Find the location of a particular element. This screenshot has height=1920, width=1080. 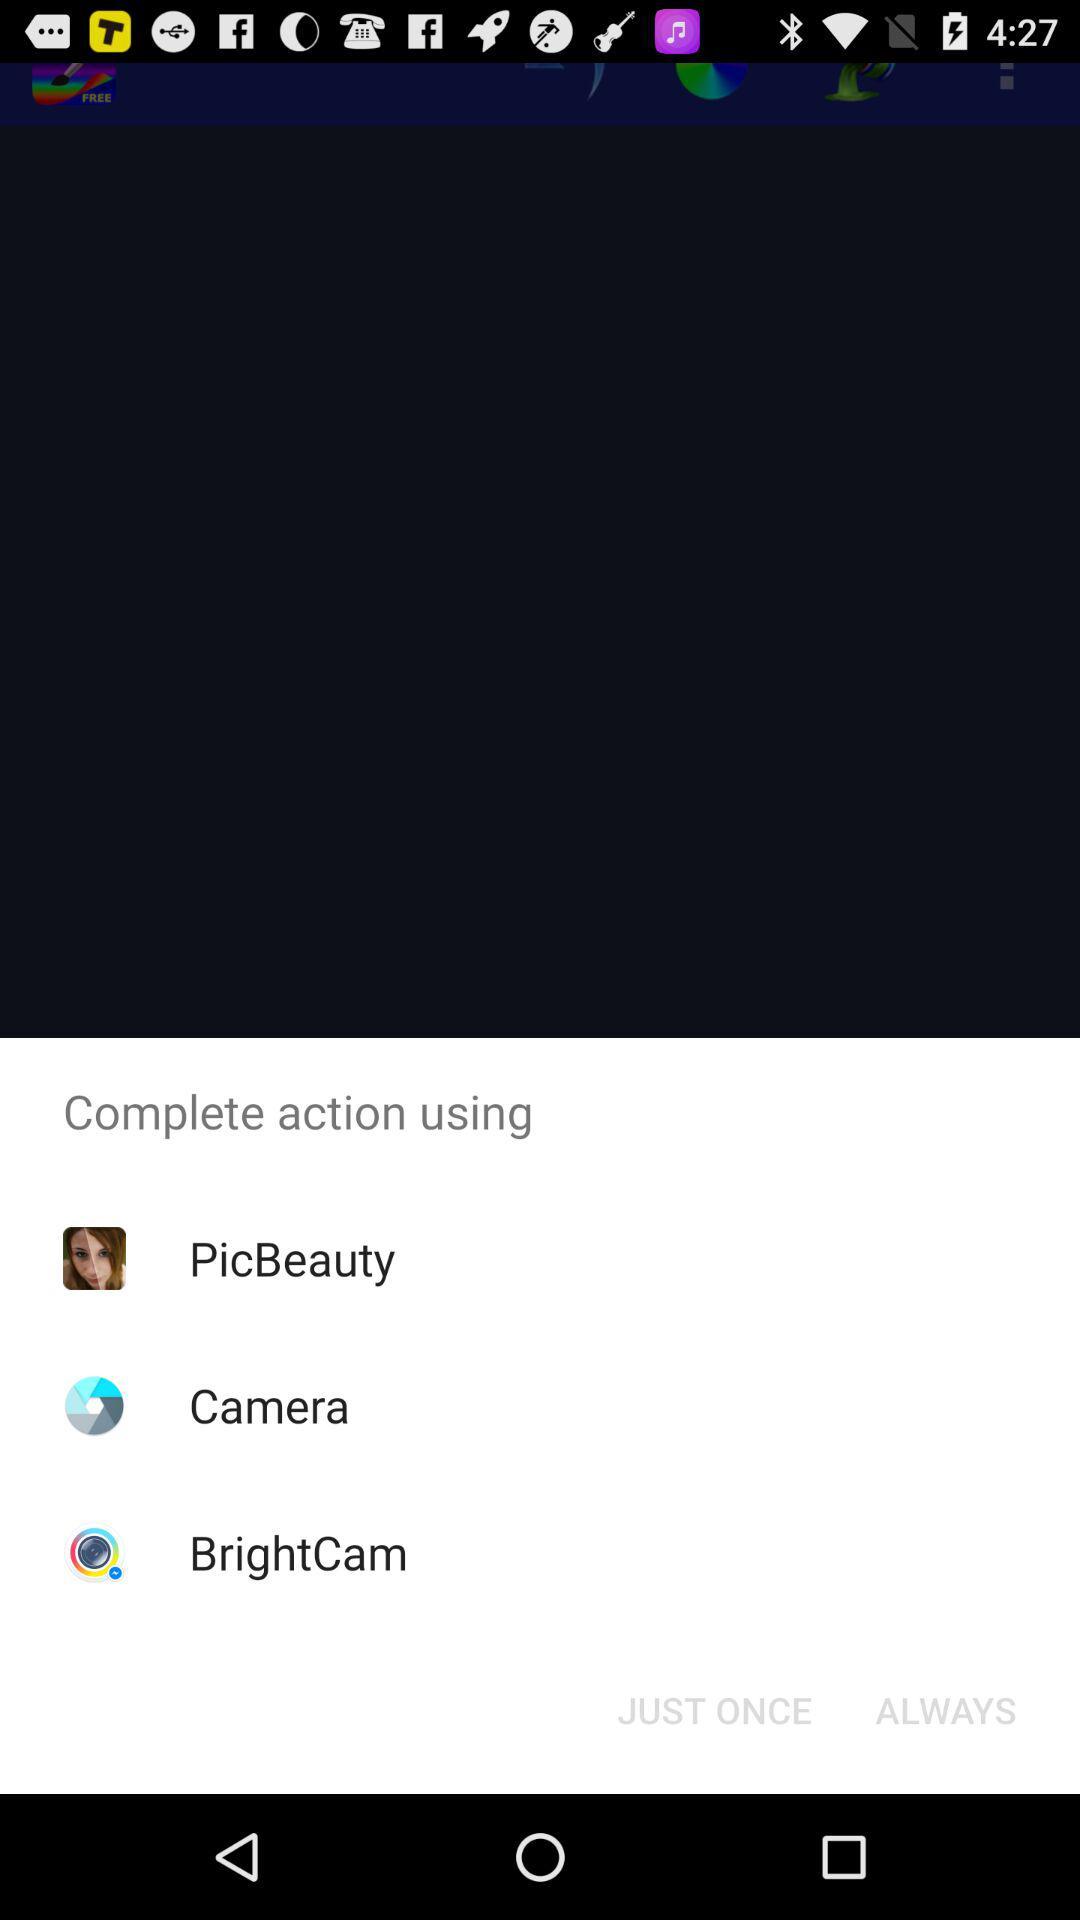

icon at the bottom is located at coordinates (713, 1708).